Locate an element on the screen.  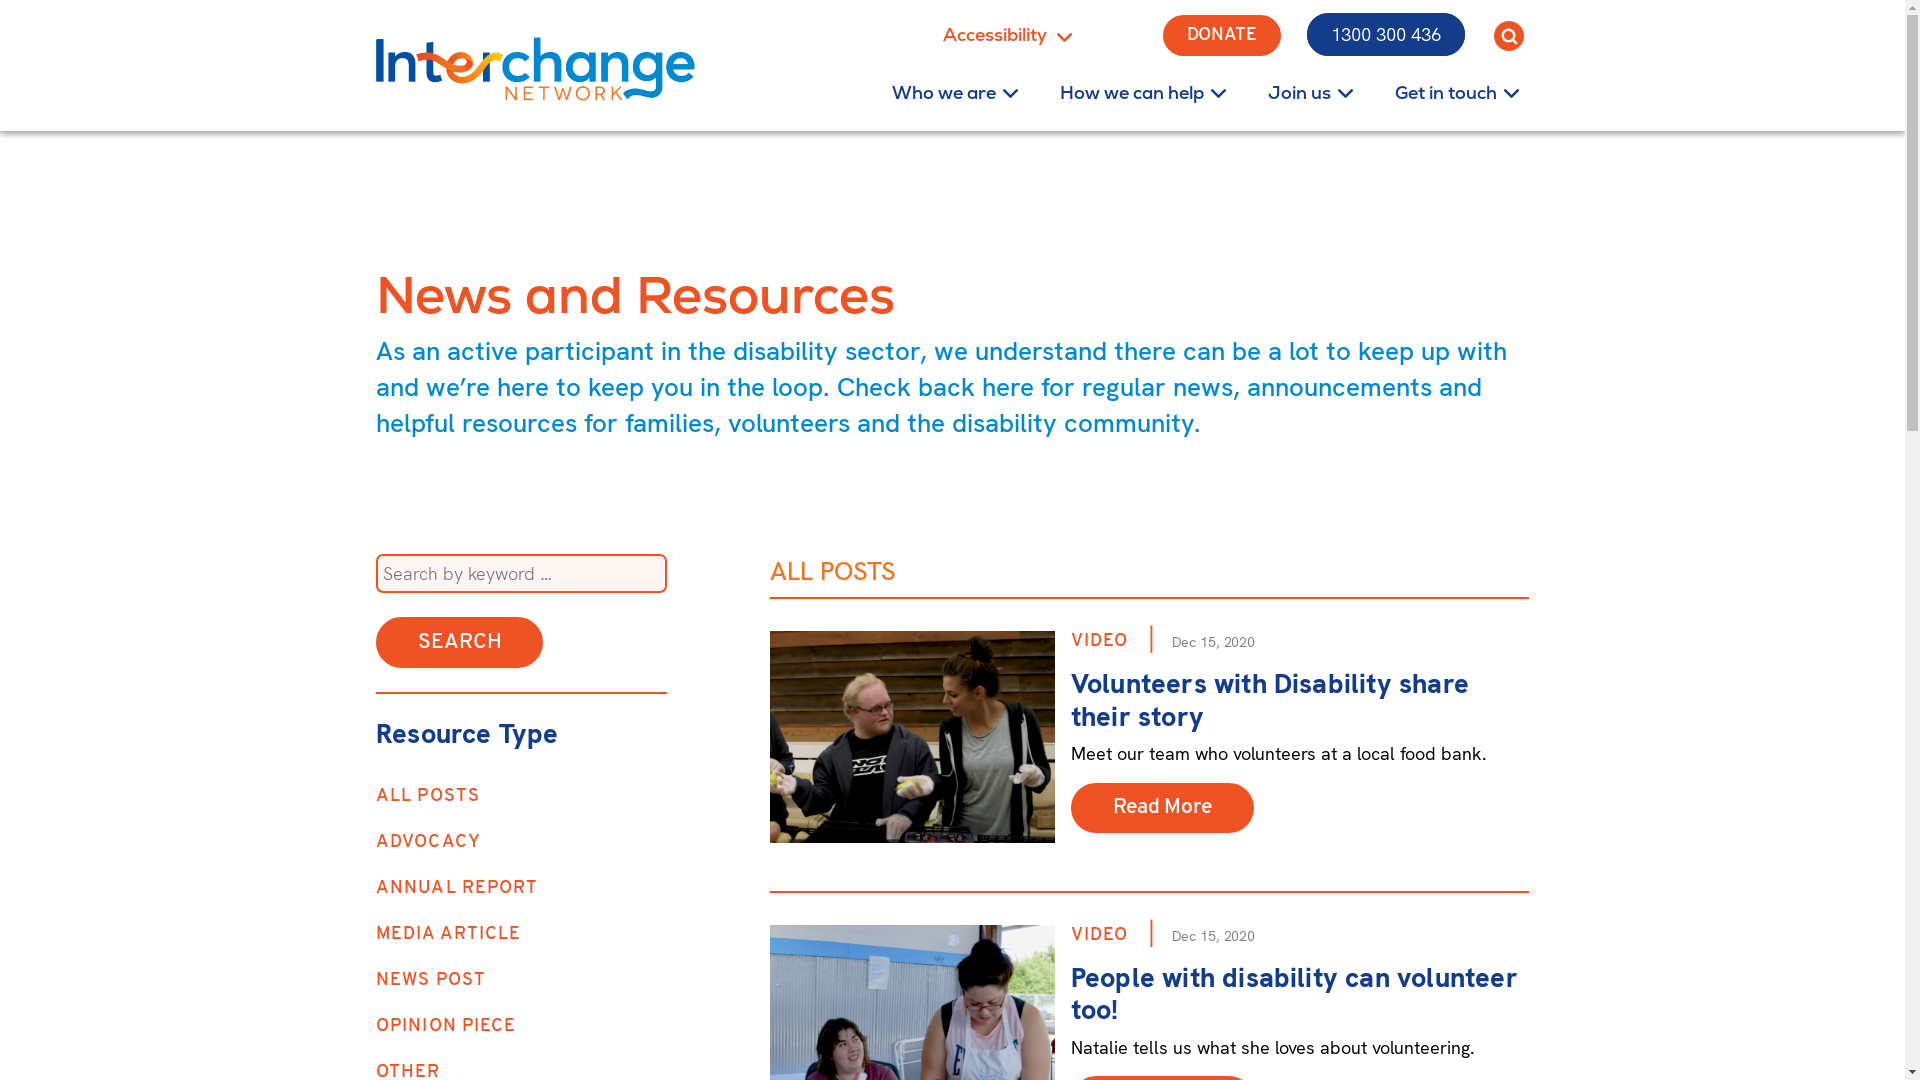
'Who we are' is located at coordinates (859, 92).